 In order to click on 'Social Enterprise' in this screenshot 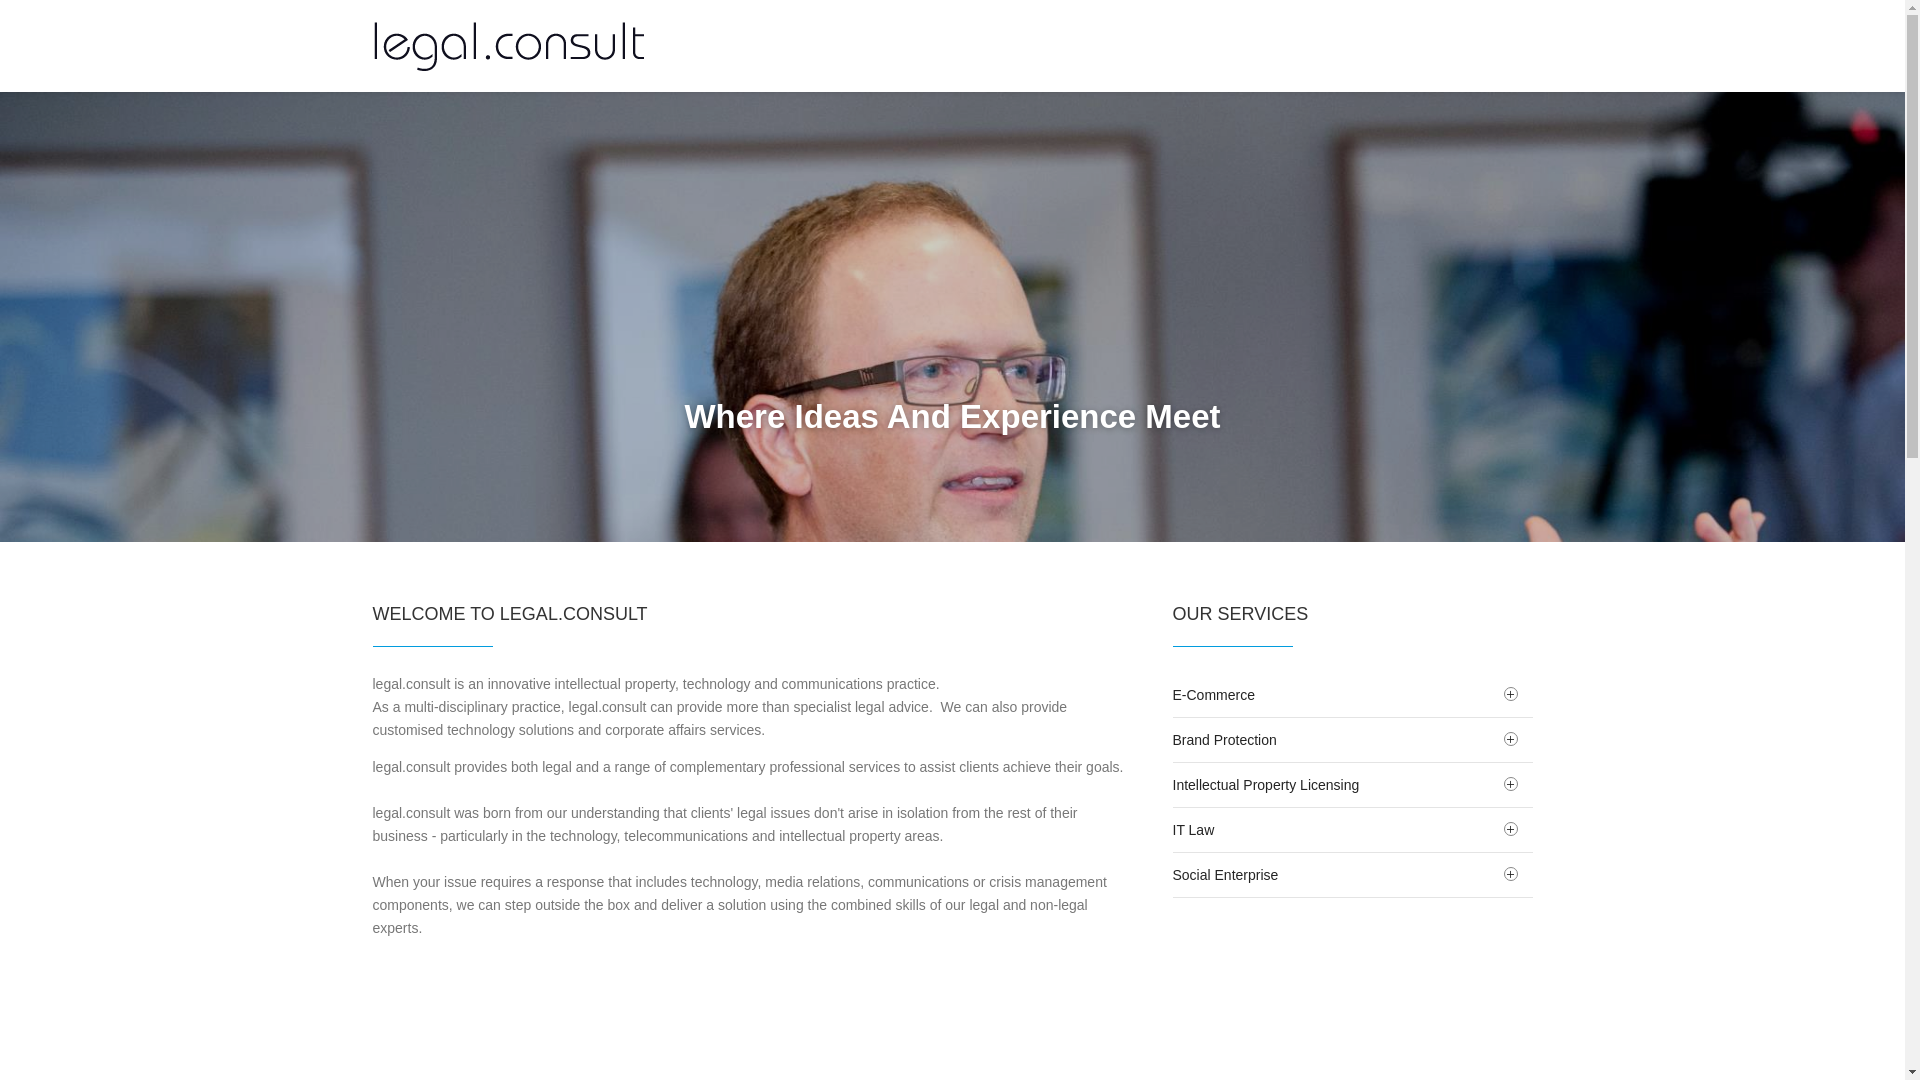, I will do `click(1171, 874)`.